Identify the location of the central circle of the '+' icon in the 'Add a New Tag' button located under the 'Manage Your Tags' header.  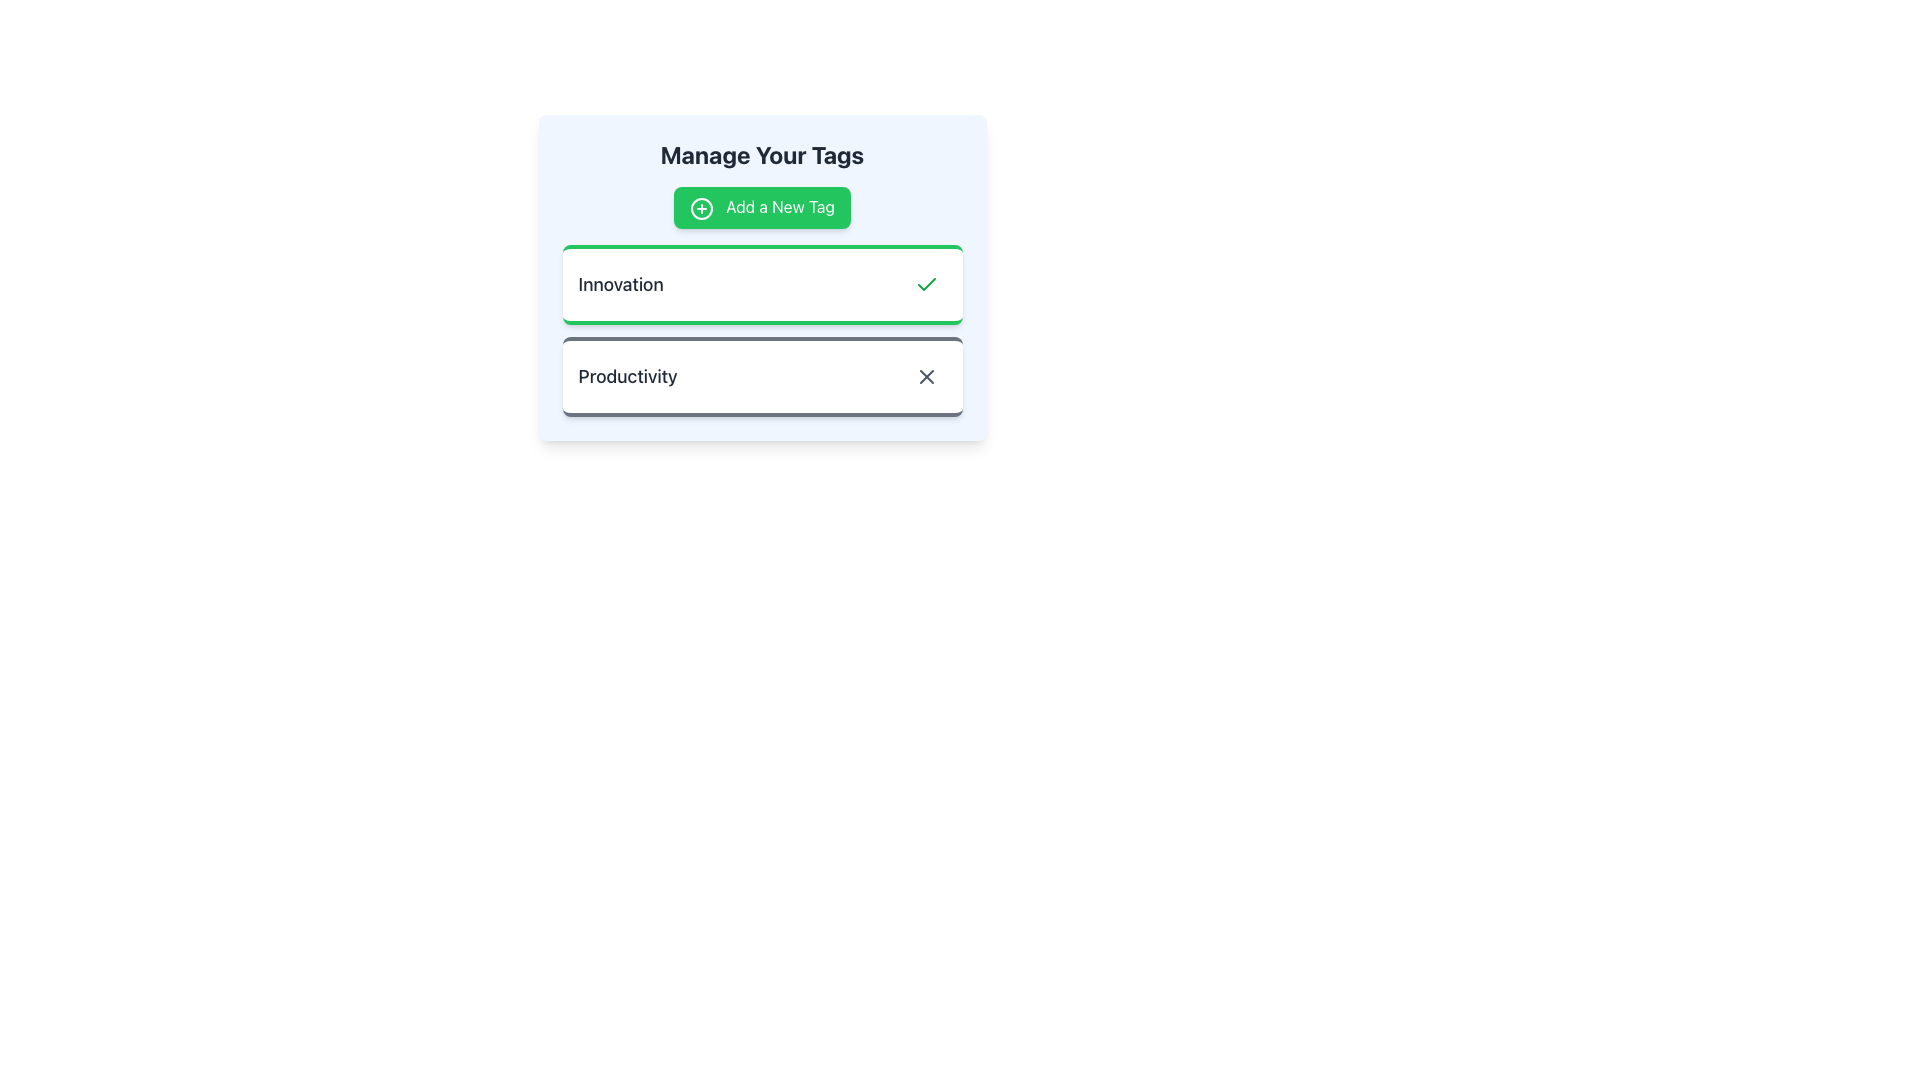
(702, 208).